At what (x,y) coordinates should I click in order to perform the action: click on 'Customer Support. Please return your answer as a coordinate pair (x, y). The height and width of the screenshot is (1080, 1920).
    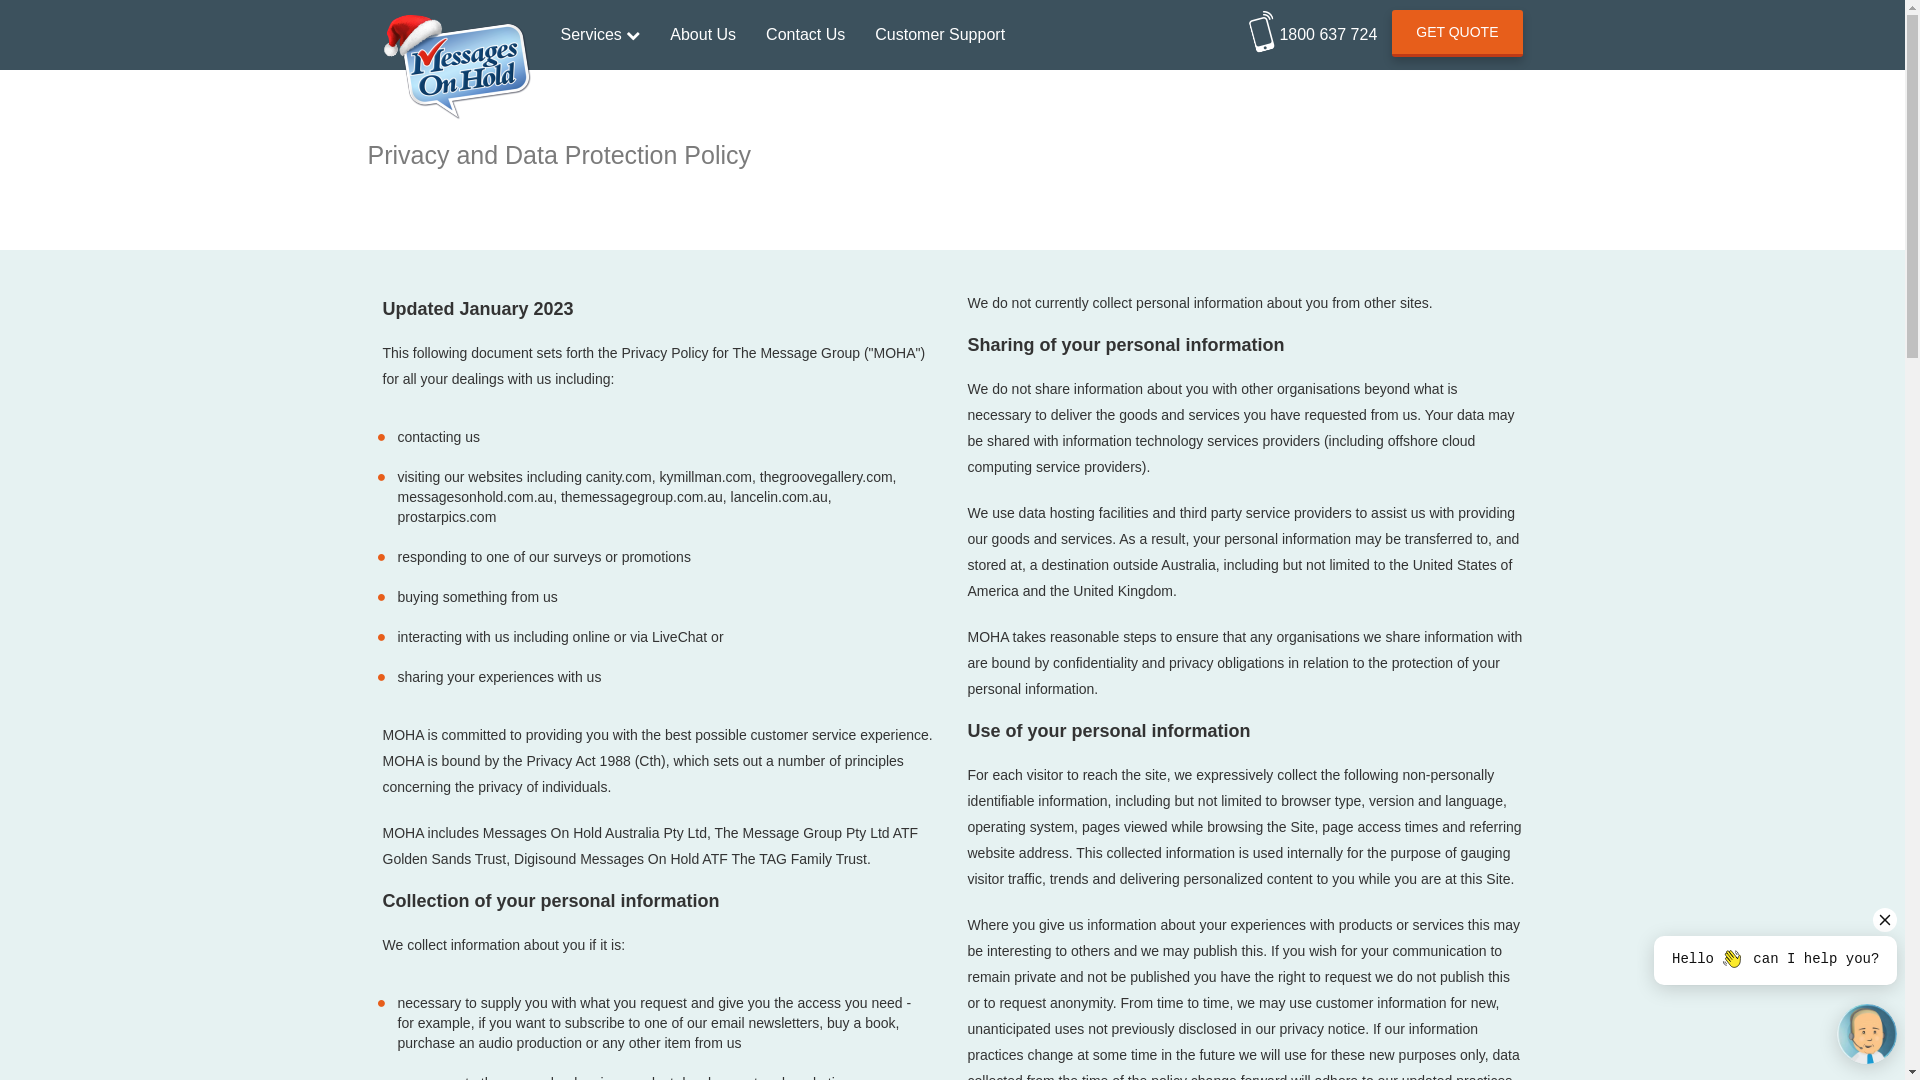
    Looking at the image, I should click on (939, 34).